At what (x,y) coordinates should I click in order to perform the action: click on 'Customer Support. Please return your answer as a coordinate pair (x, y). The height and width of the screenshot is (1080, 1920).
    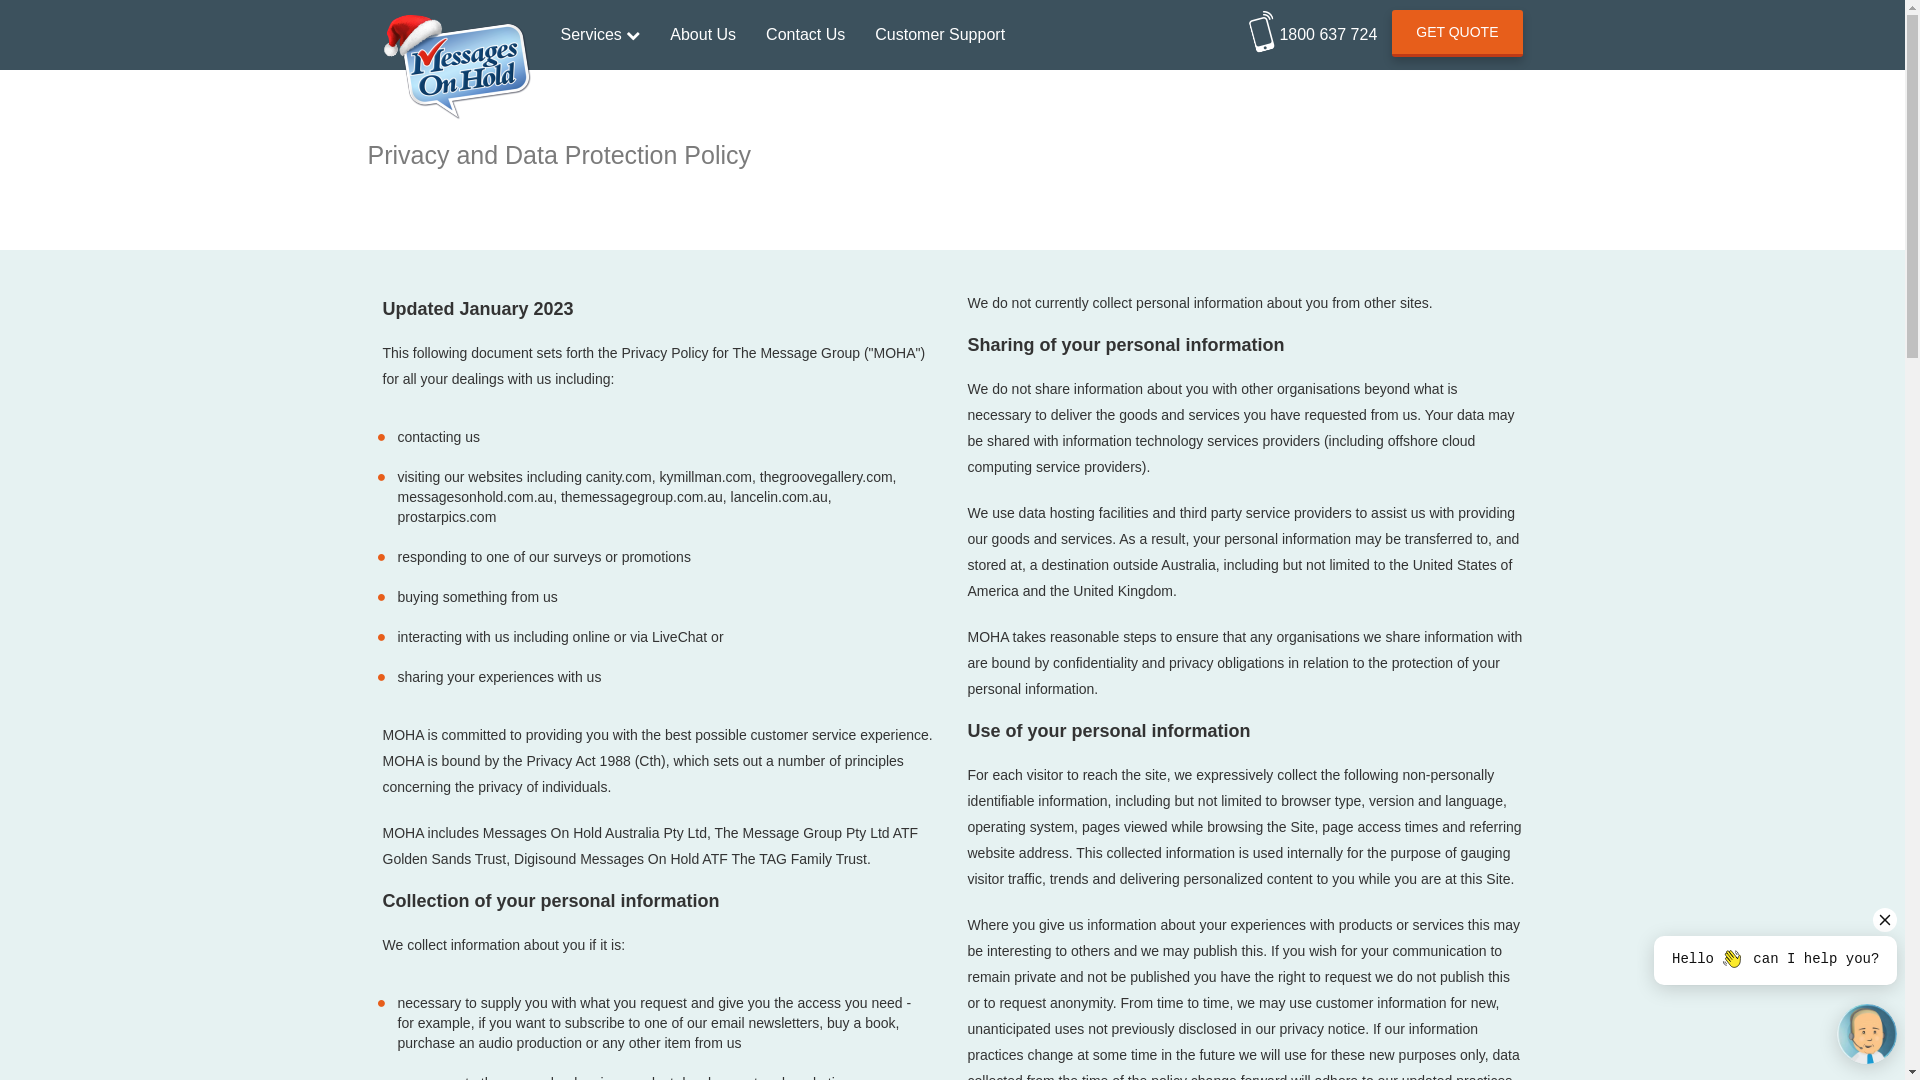
    Looking at the image, I should click on (939, 34).